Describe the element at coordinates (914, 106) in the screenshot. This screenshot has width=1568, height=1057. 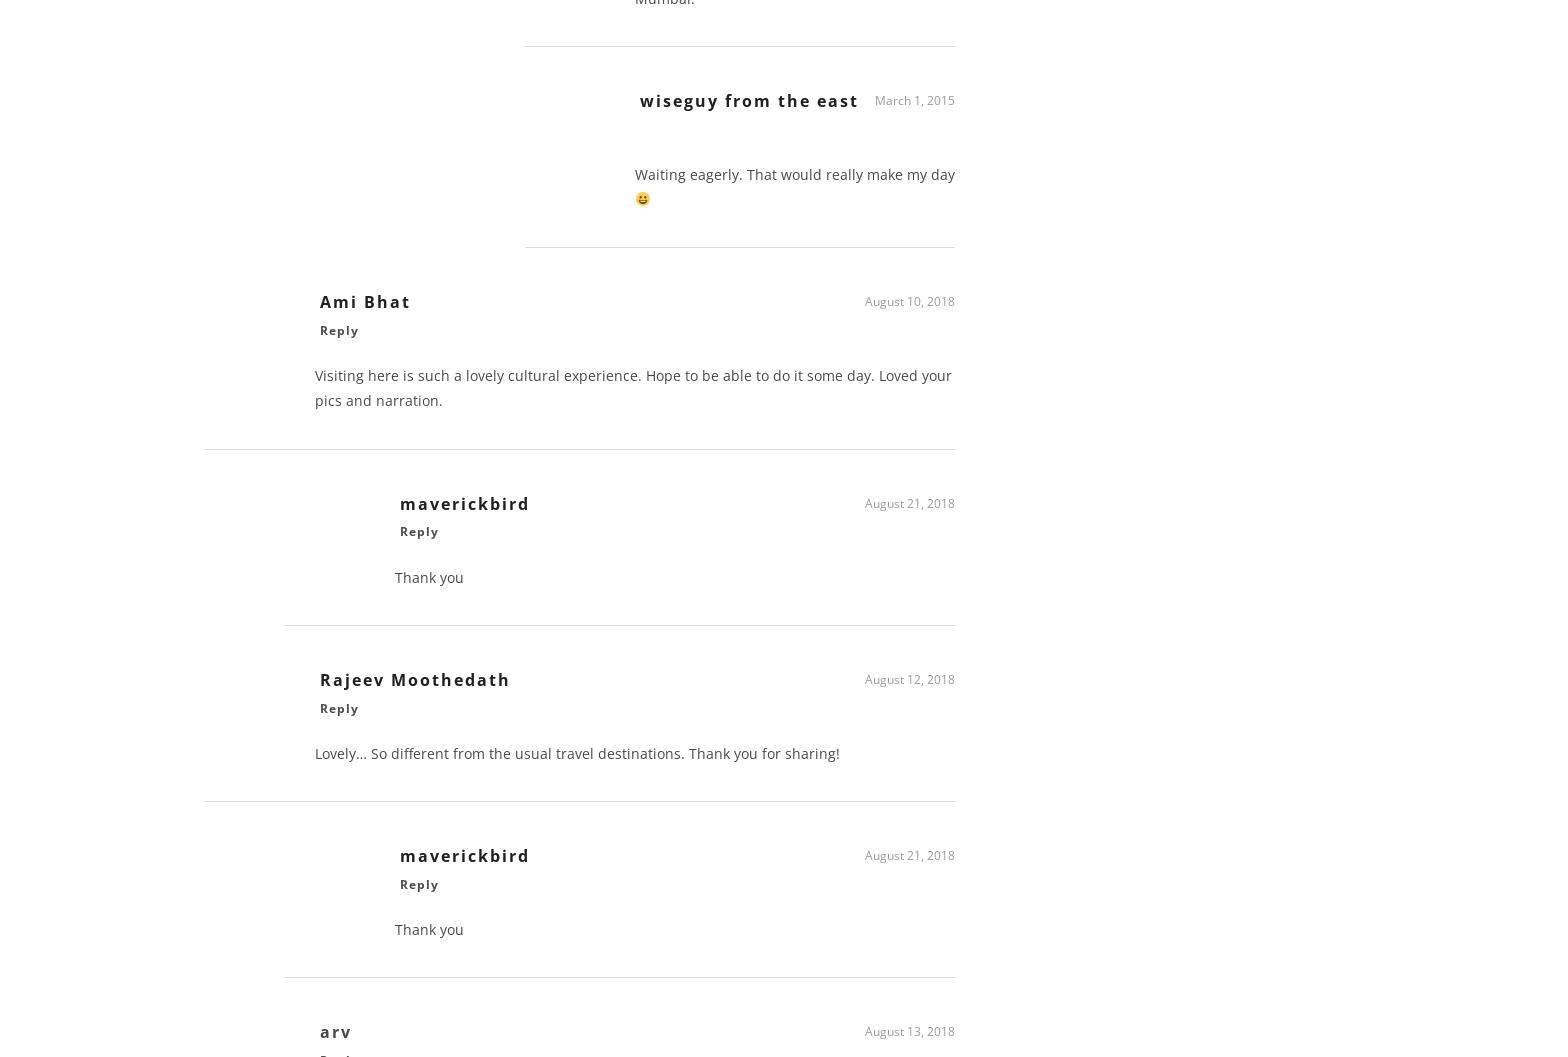
I see `'March 1, 2015'` at that location.